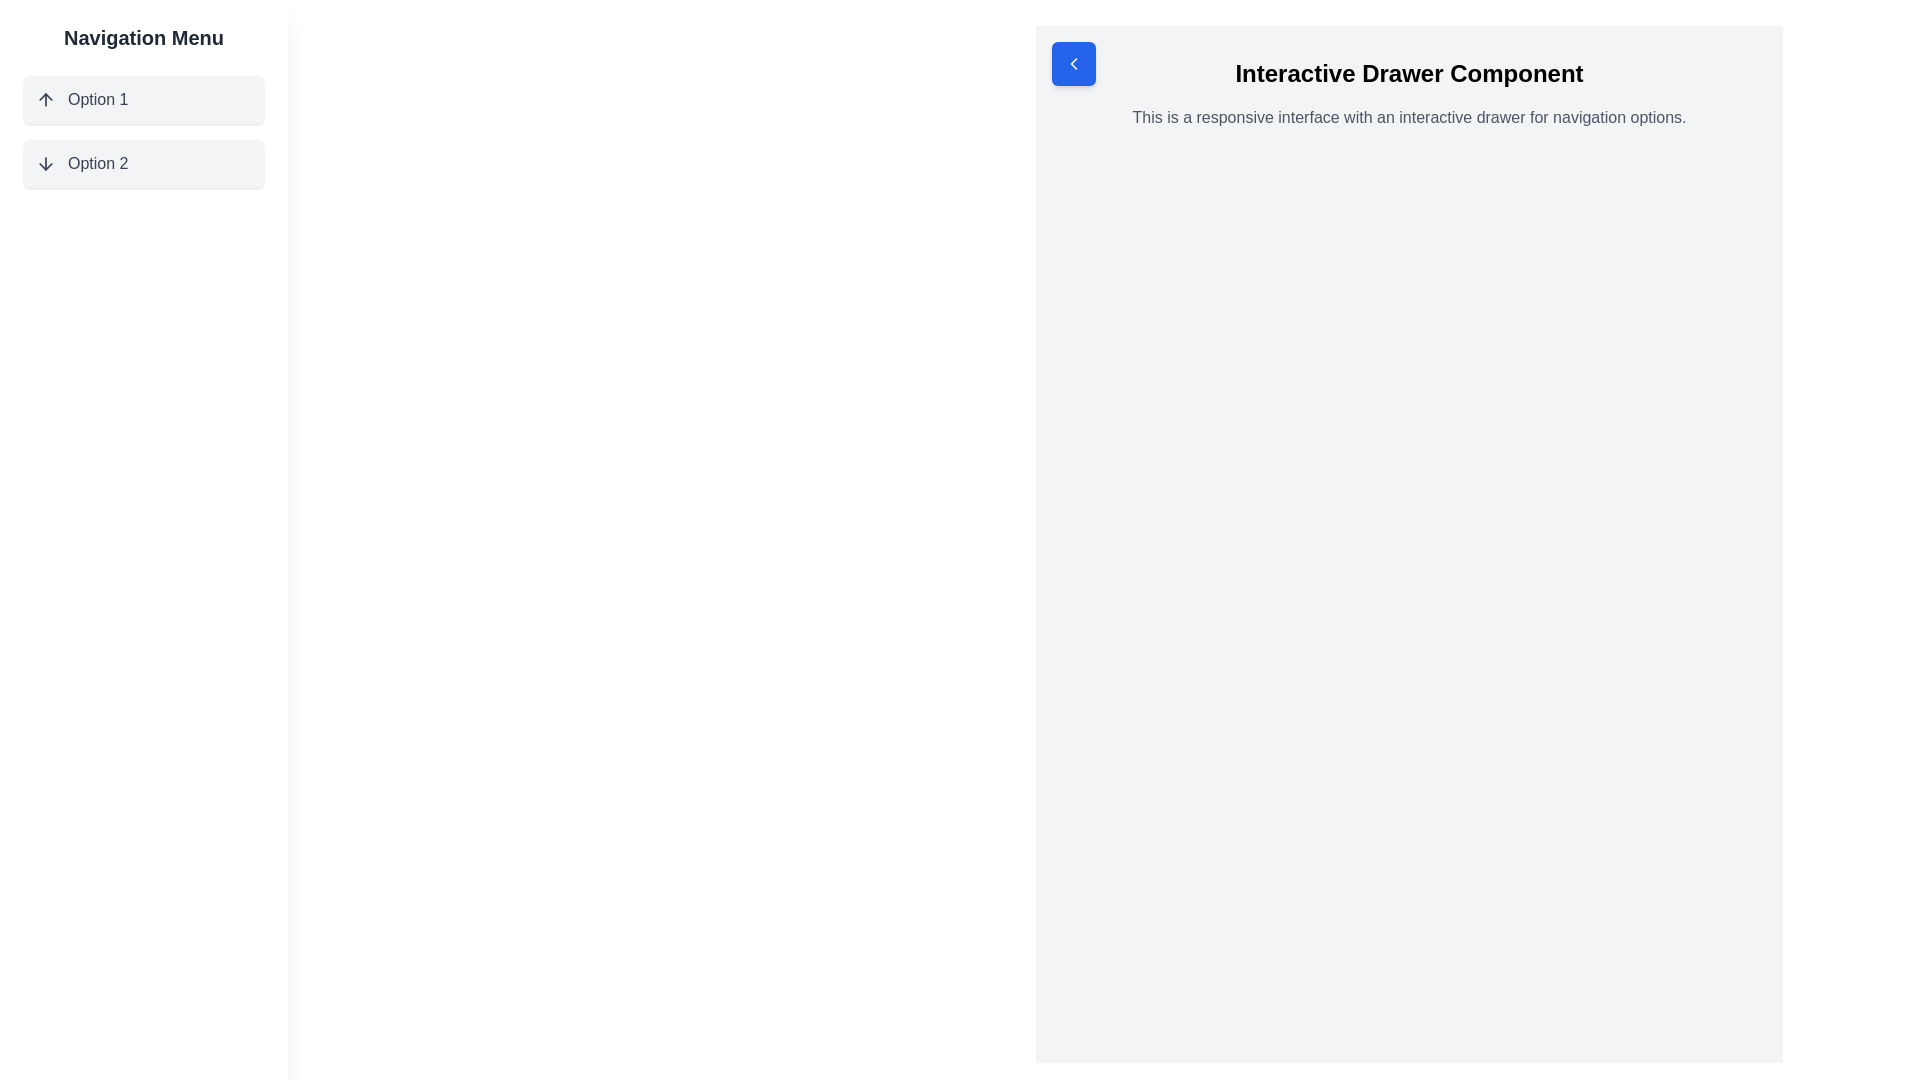 This screenshot has width=1920, height=1080. Describe the element at coordinates (1408, 118) in the screenshot. I see `the static text element that reads 'This is a responsive interface with an interactive drawer for navigation options.', positioned directly underneath the header 'Interactive Drawer Component'` at that location.